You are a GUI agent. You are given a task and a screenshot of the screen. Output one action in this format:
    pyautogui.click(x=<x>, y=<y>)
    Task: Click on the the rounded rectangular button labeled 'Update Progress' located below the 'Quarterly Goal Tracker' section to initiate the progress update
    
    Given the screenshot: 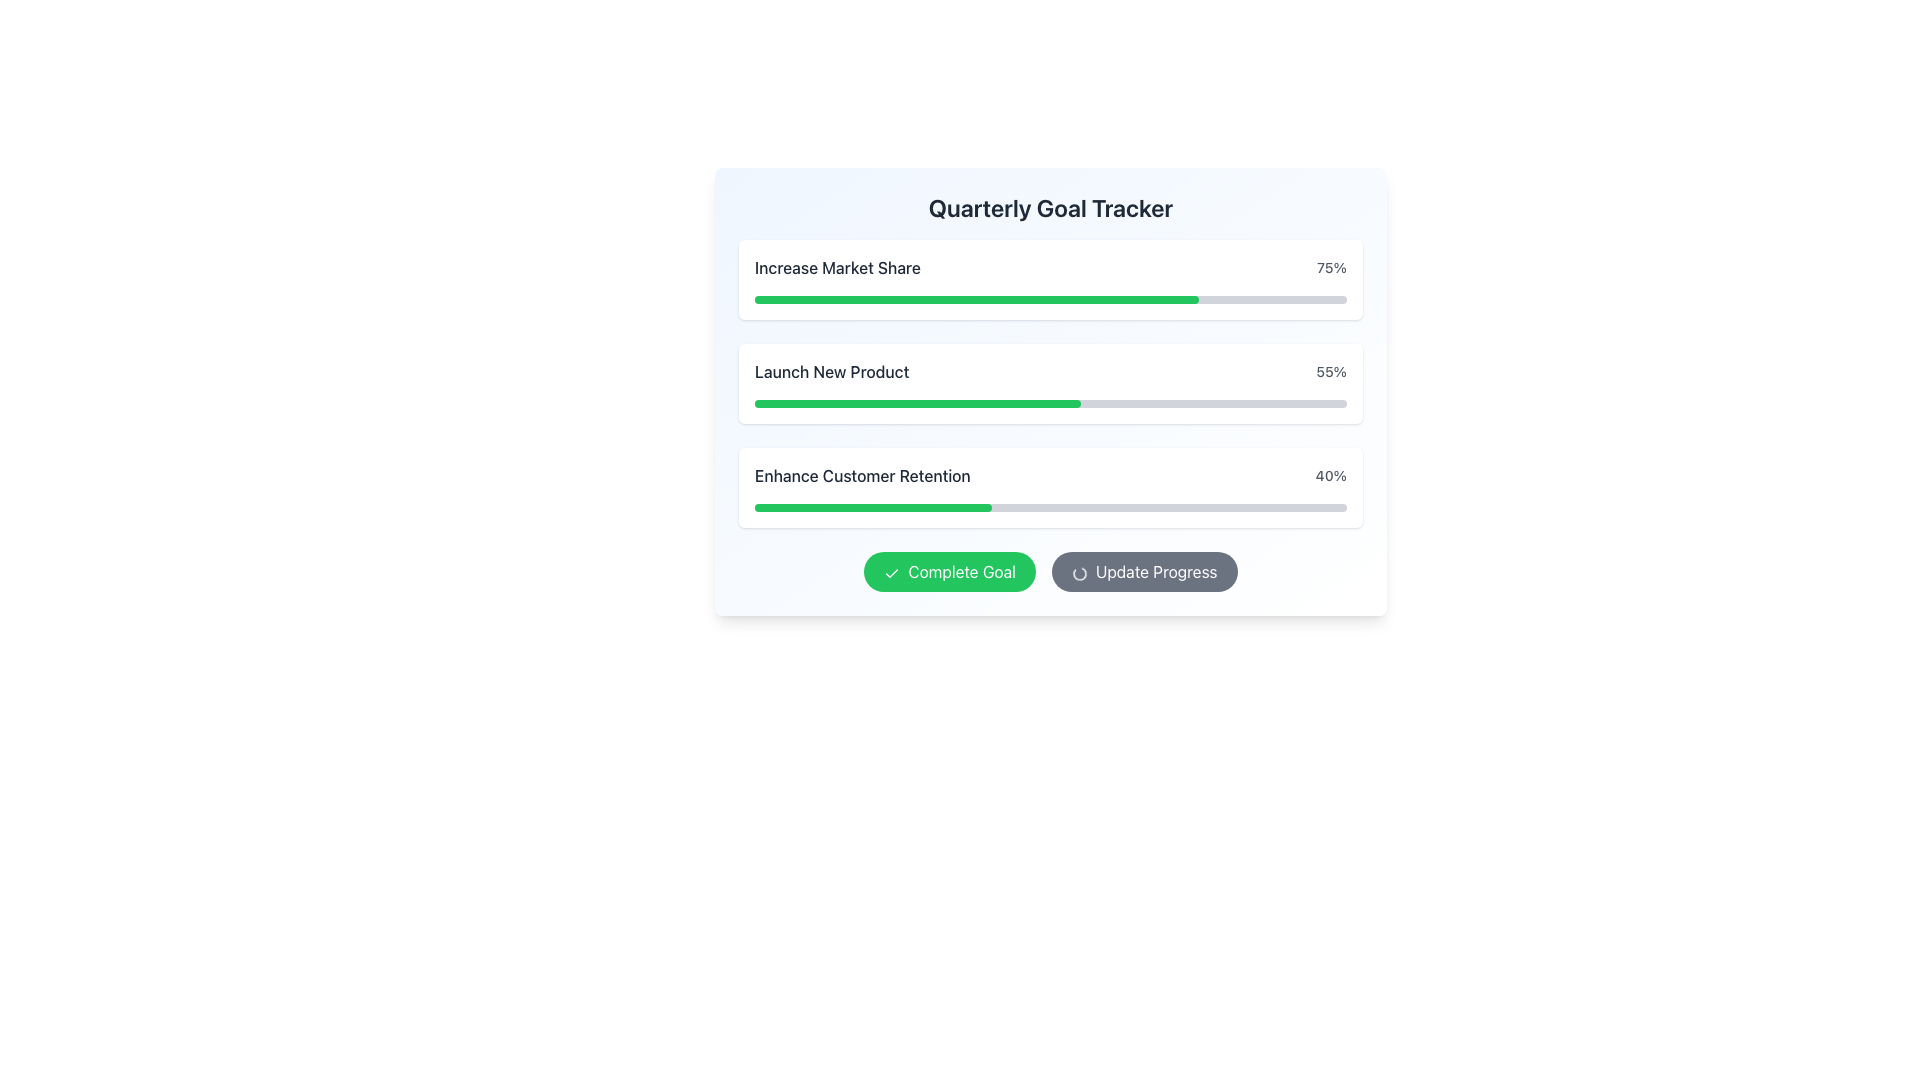 What is the action you would take?
    pyautogui.click(x=1144, y=571)
    